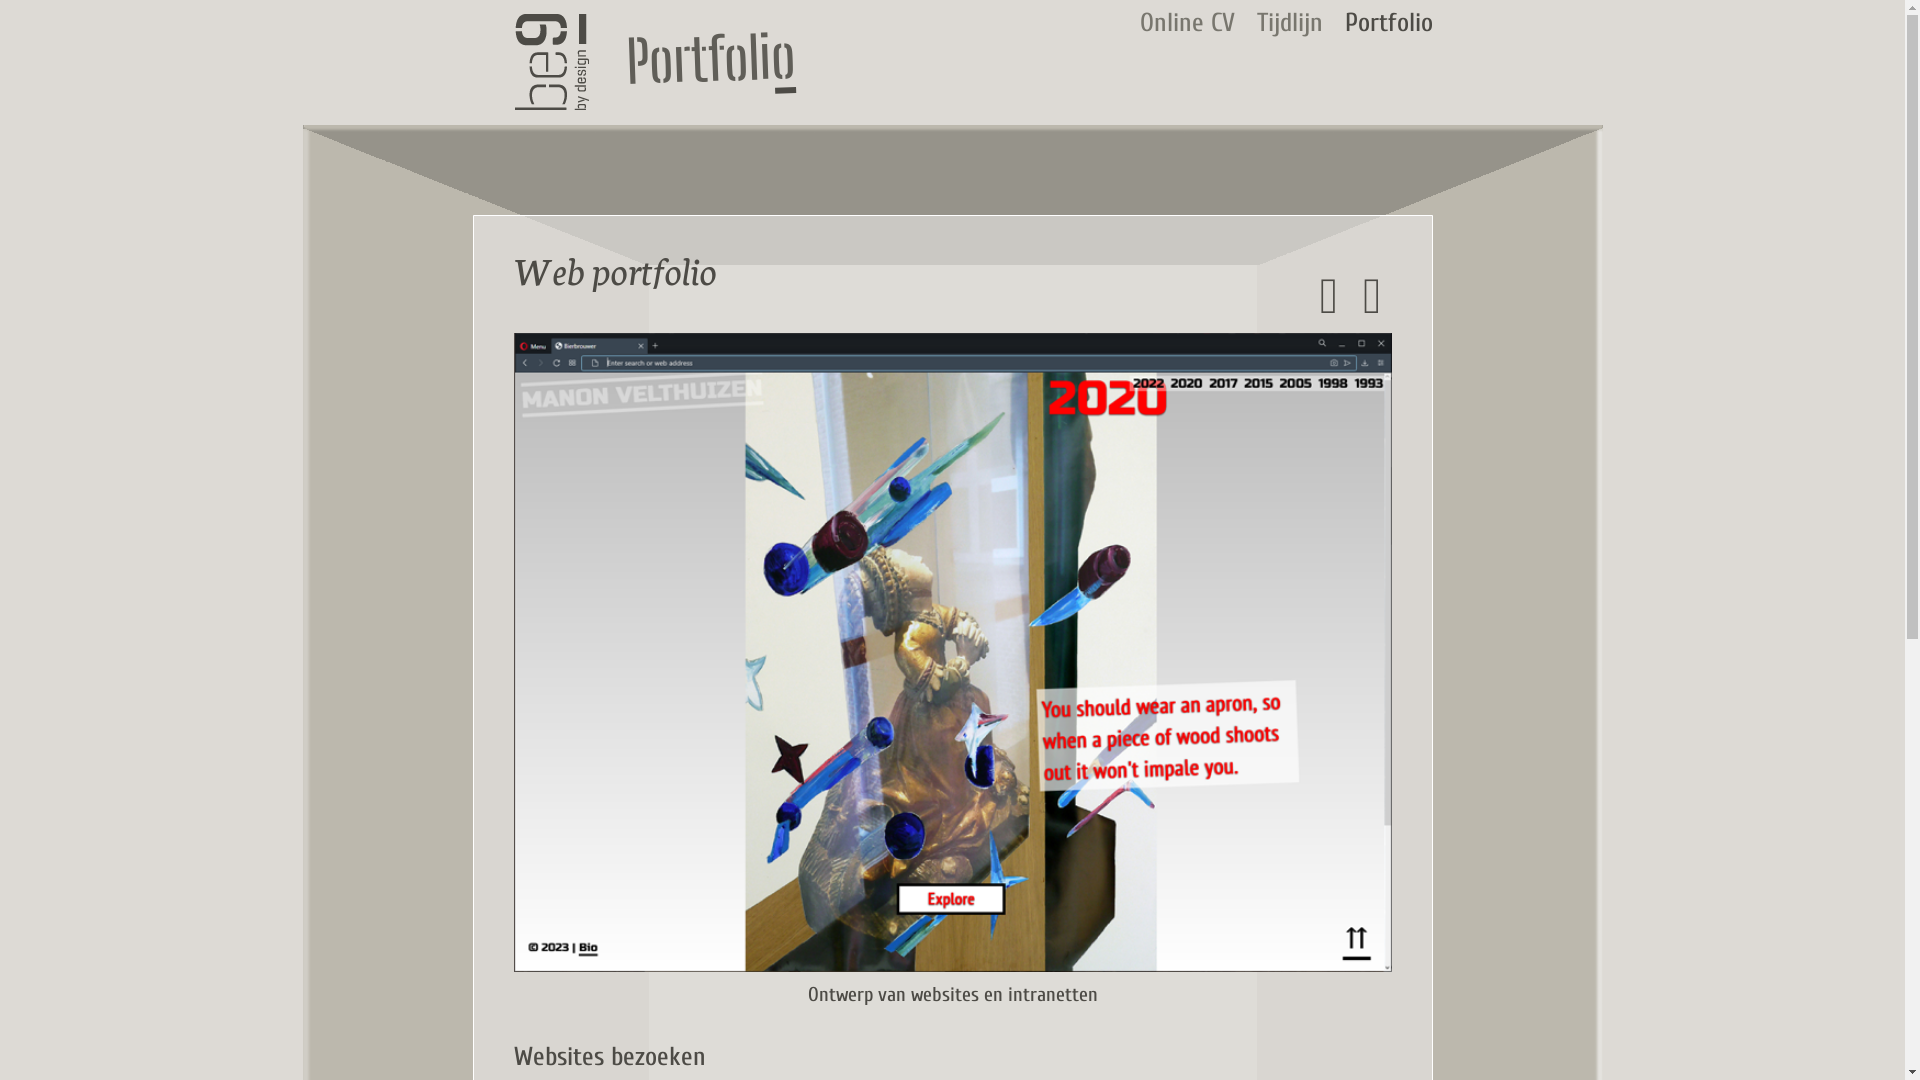 This screenshot has height=1080, width=1920. Describe the element at coordinates (1187, 23) in the screenshot. I see `'Online CV'` at that location.